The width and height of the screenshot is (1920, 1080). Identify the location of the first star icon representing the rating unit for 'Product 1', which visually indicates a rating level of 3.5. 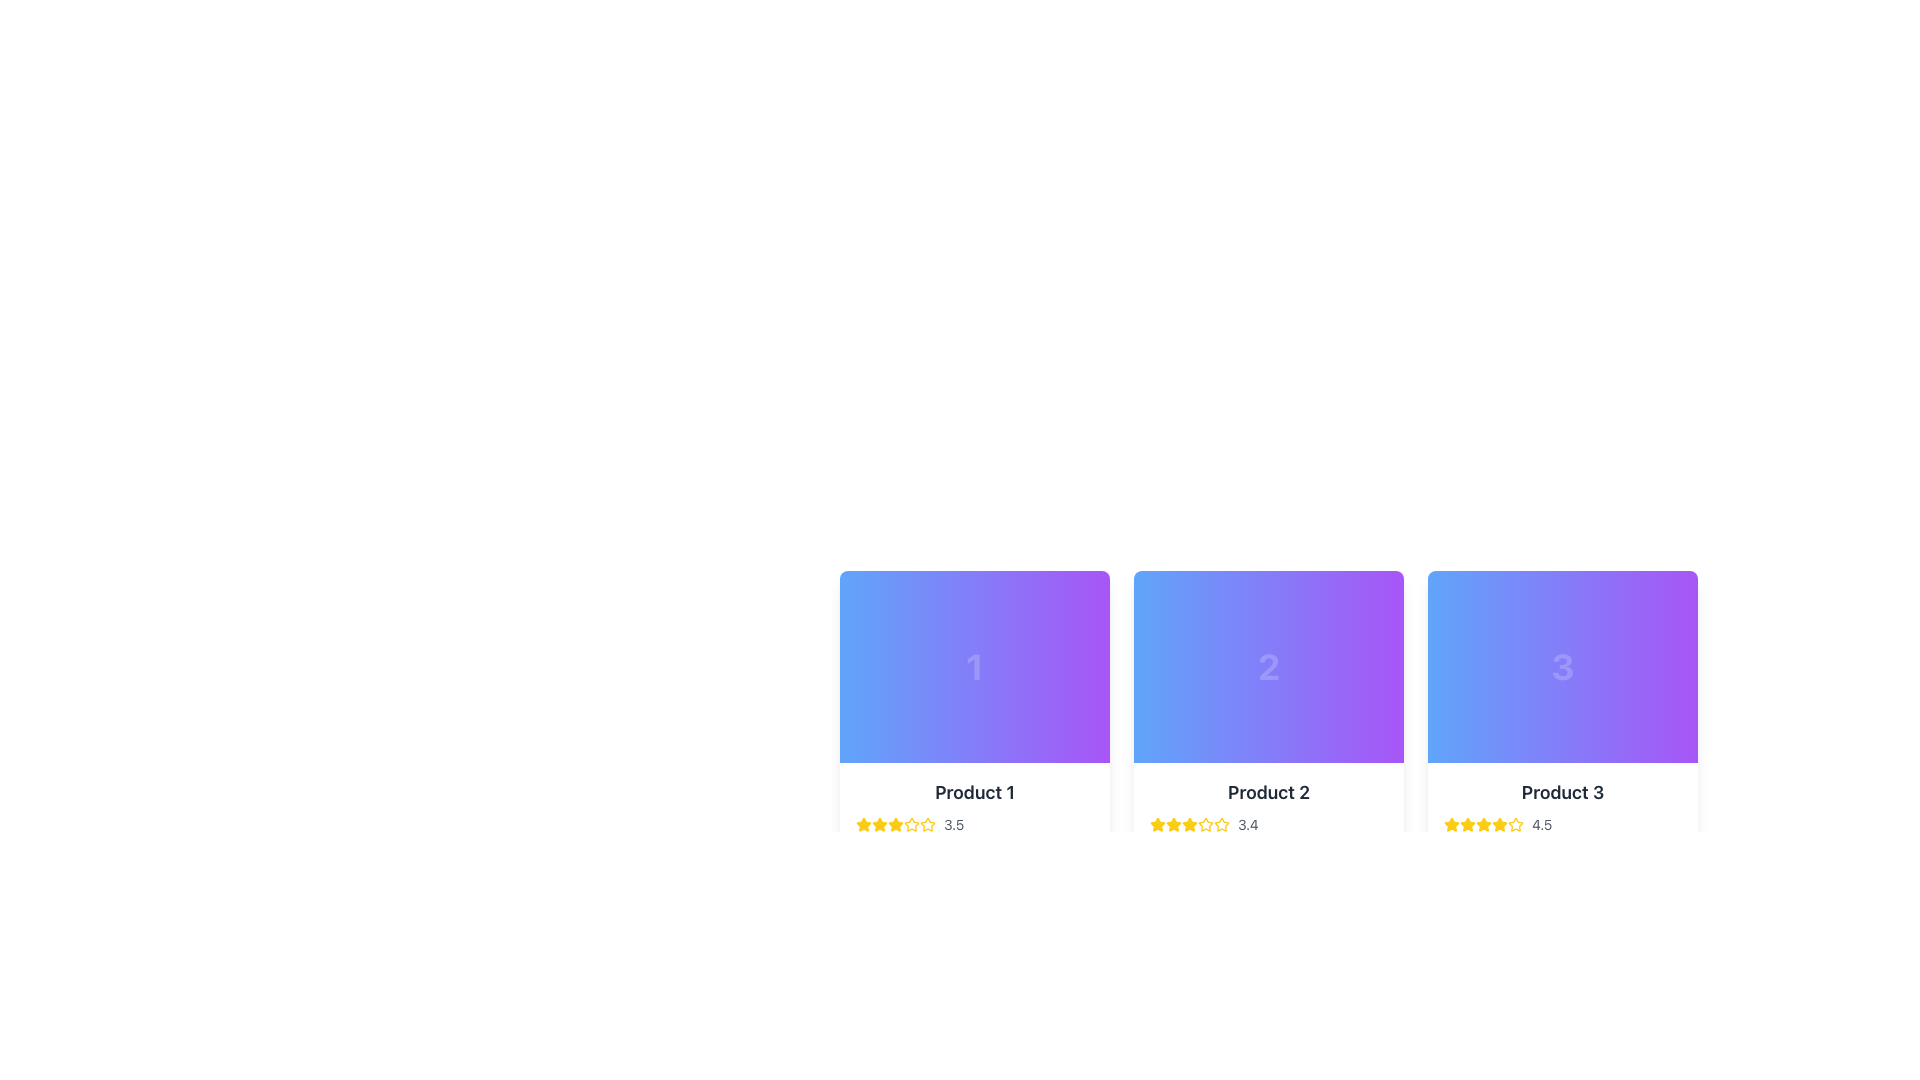
(879, 824).